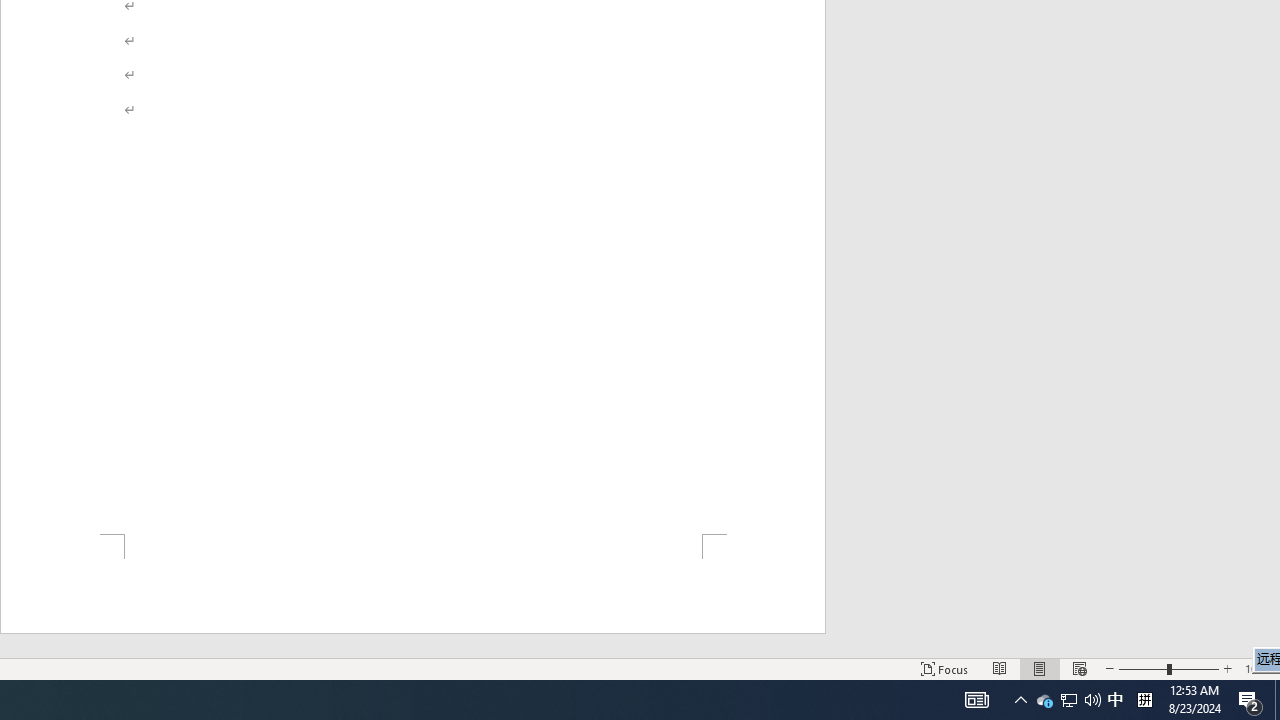 The image size is (1280, 720). I want to click on 'Zoom', so click(1168, 669).